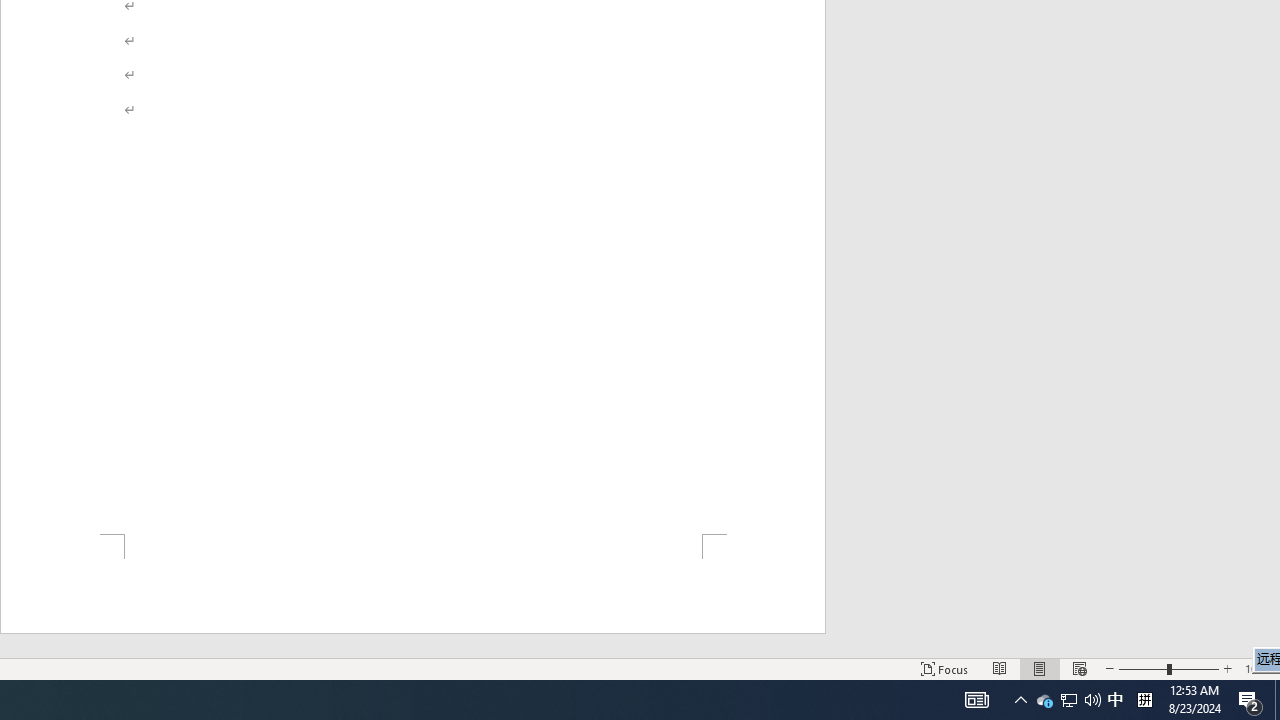 The image size is (1280, 720). I want to click on 'Zoom', so click(1168, 669).